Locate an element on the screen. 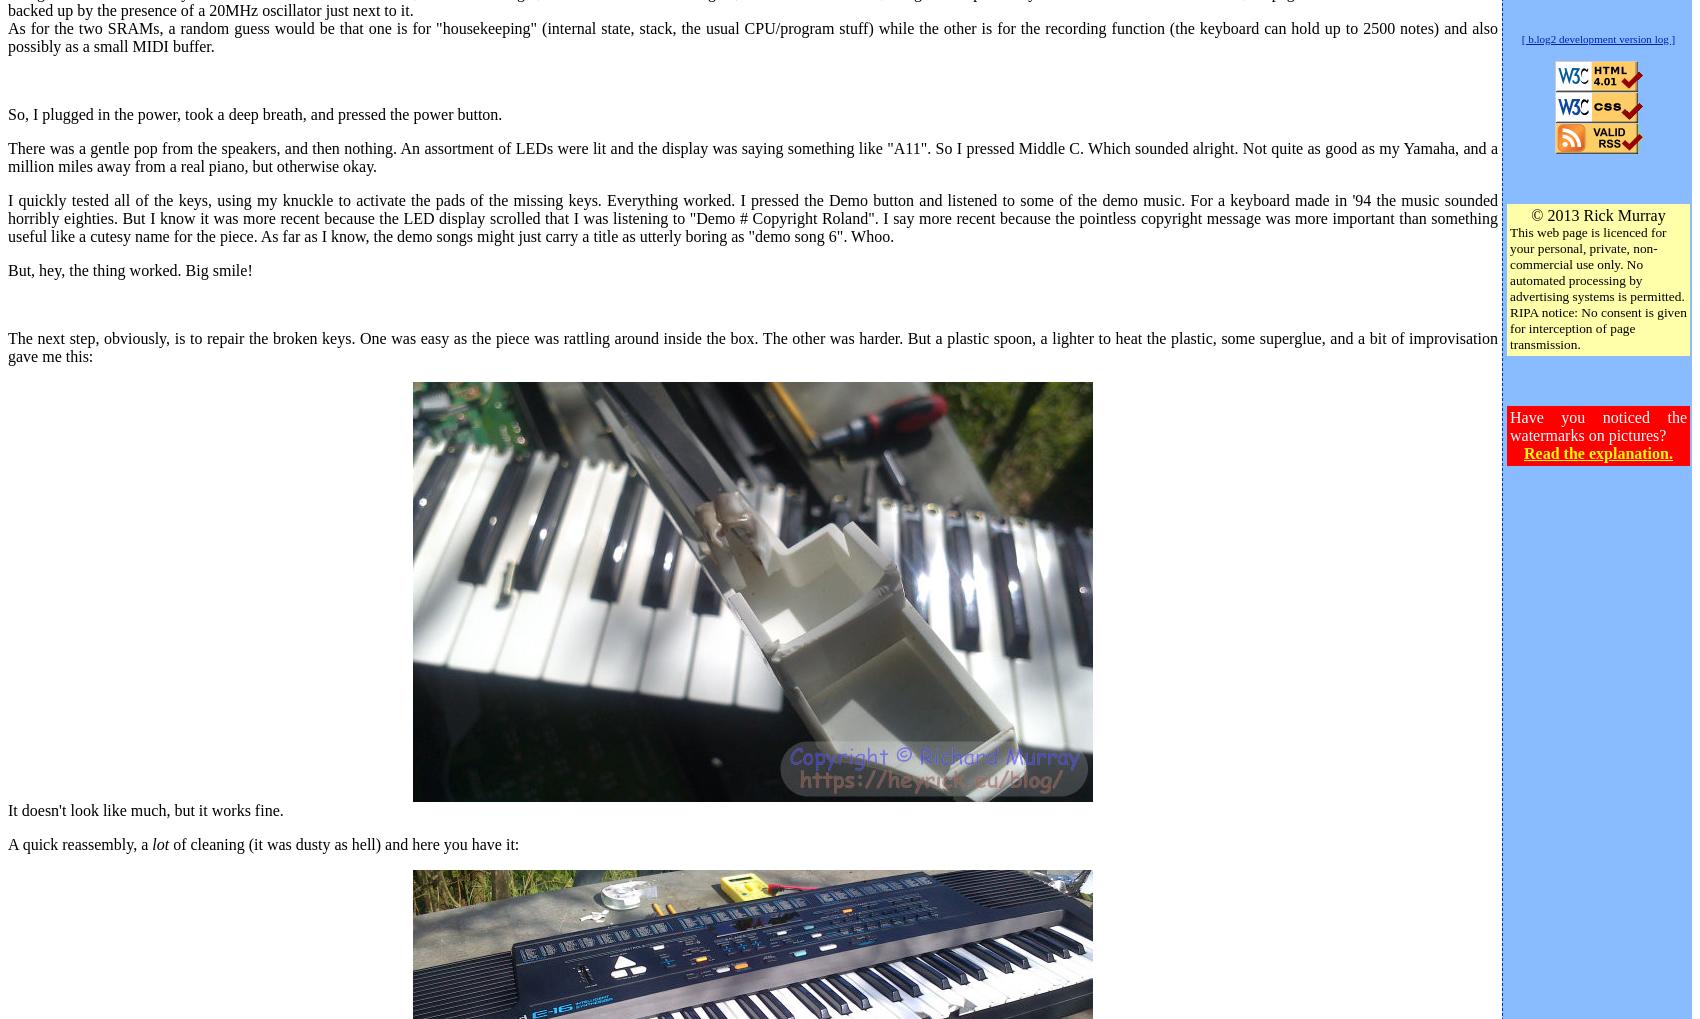 The height and width of the screenshot is (1019, 1700). 'There was a gentle pop from the speakers, and then nothing. An assortment of LEDs were lit and the display was saying something like "A11". So I pressed Middle C. Which sounded alright. Not quite as good as my Yamaha, and a million miles away from a real piano, but otherwise okay.' is located at coordinates (7, 156).